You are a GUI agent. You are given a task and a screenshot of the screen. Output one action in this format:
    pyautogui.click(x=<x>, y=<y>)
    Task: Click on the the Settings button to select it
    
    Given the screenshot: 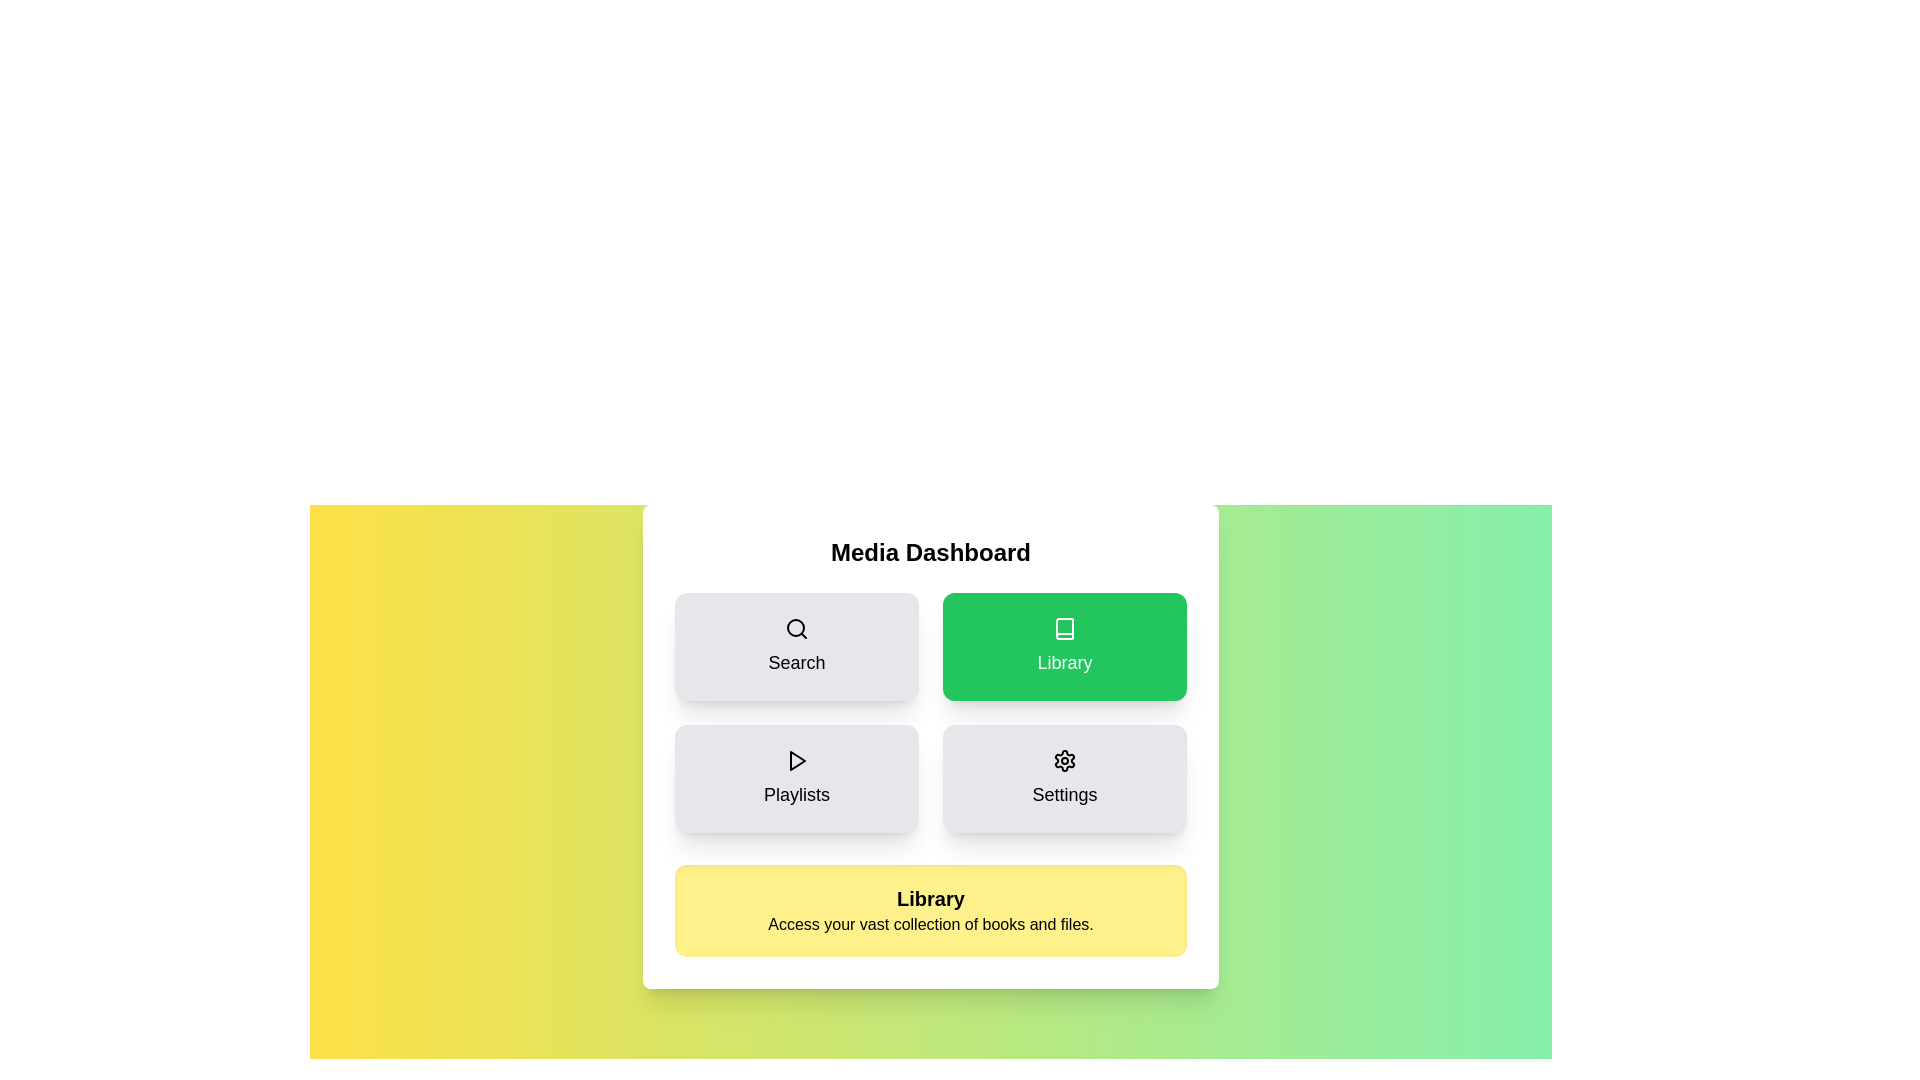 What is the action you would take?
    pyautogui.click(x=1064, y=778)
    